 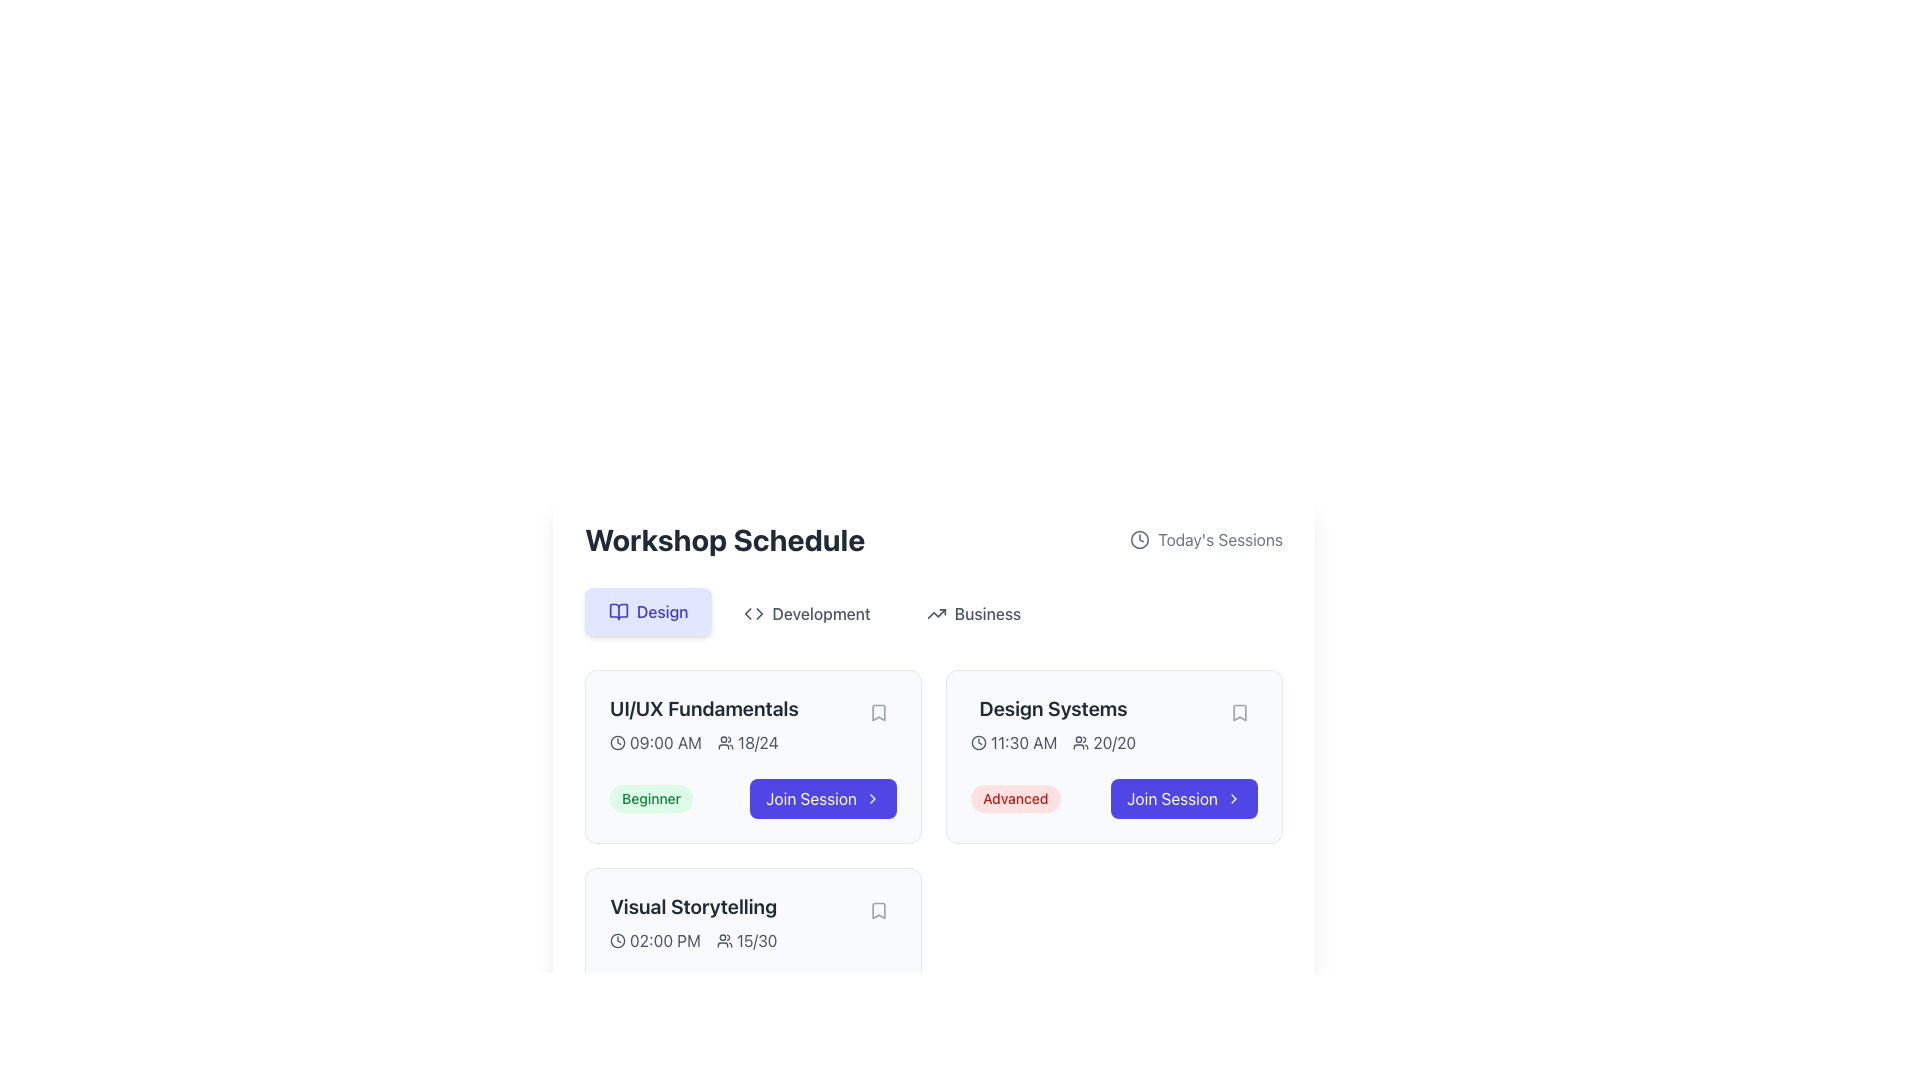 I want to click on the user-related data icon located to the left of the text '15/30' in the second row of the 'Visual Storytelling' schedule, so click(x=723, y=941).